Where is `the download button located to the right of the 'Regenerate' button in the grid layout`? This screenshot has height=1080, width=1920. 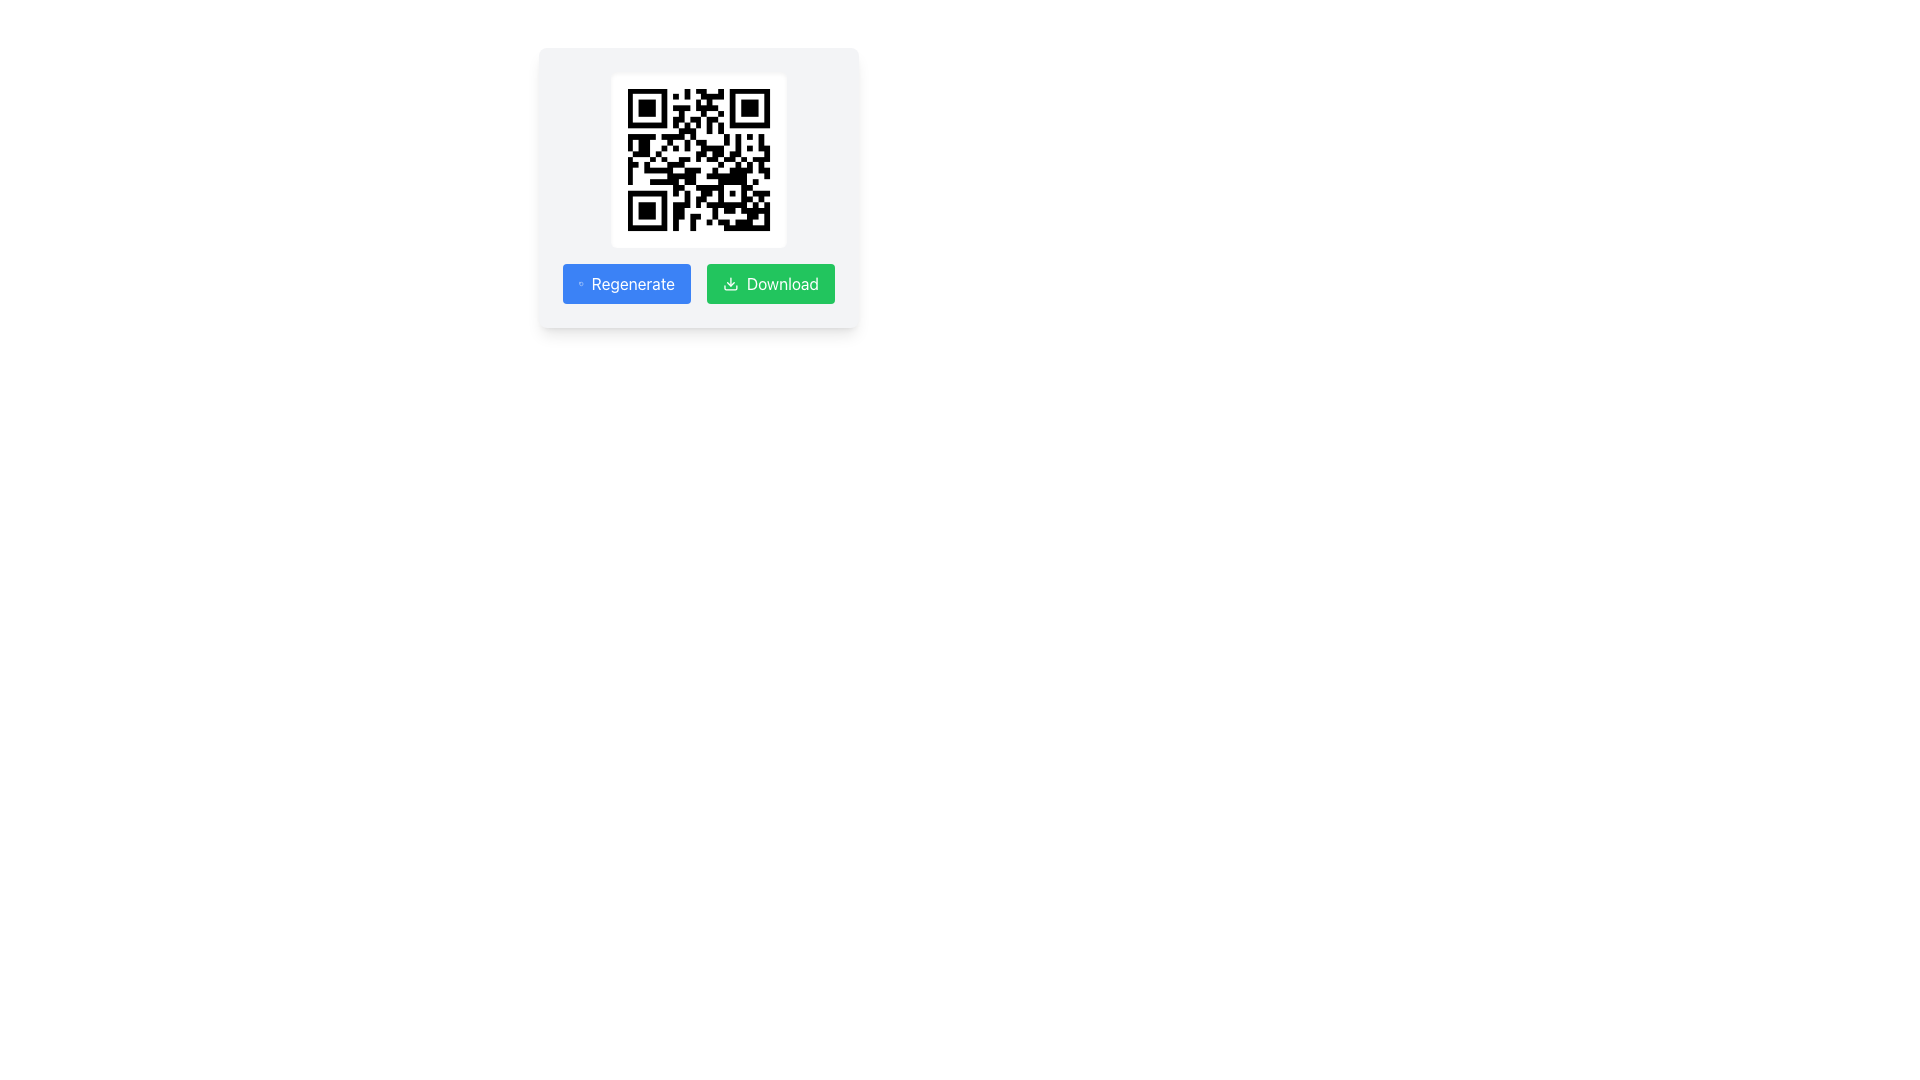
the download button located to the right of the 'Regenerate' button in the grid layout is located at coordinates (770, 284).